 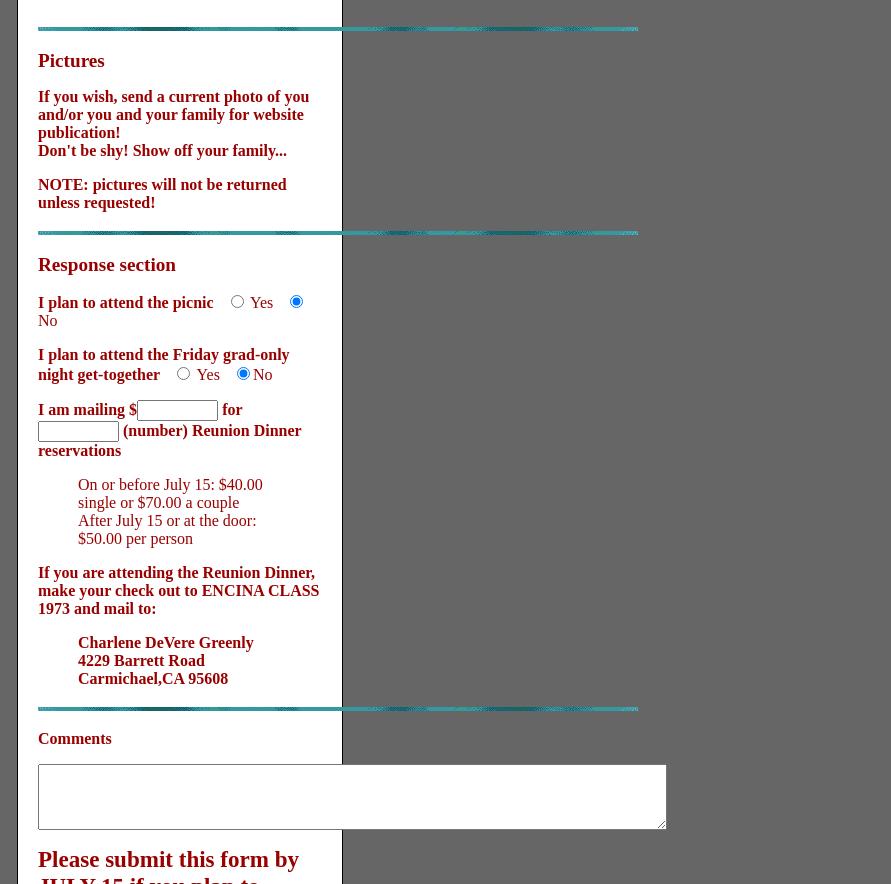 I want to click on 'for', so click(x=218, y=408).